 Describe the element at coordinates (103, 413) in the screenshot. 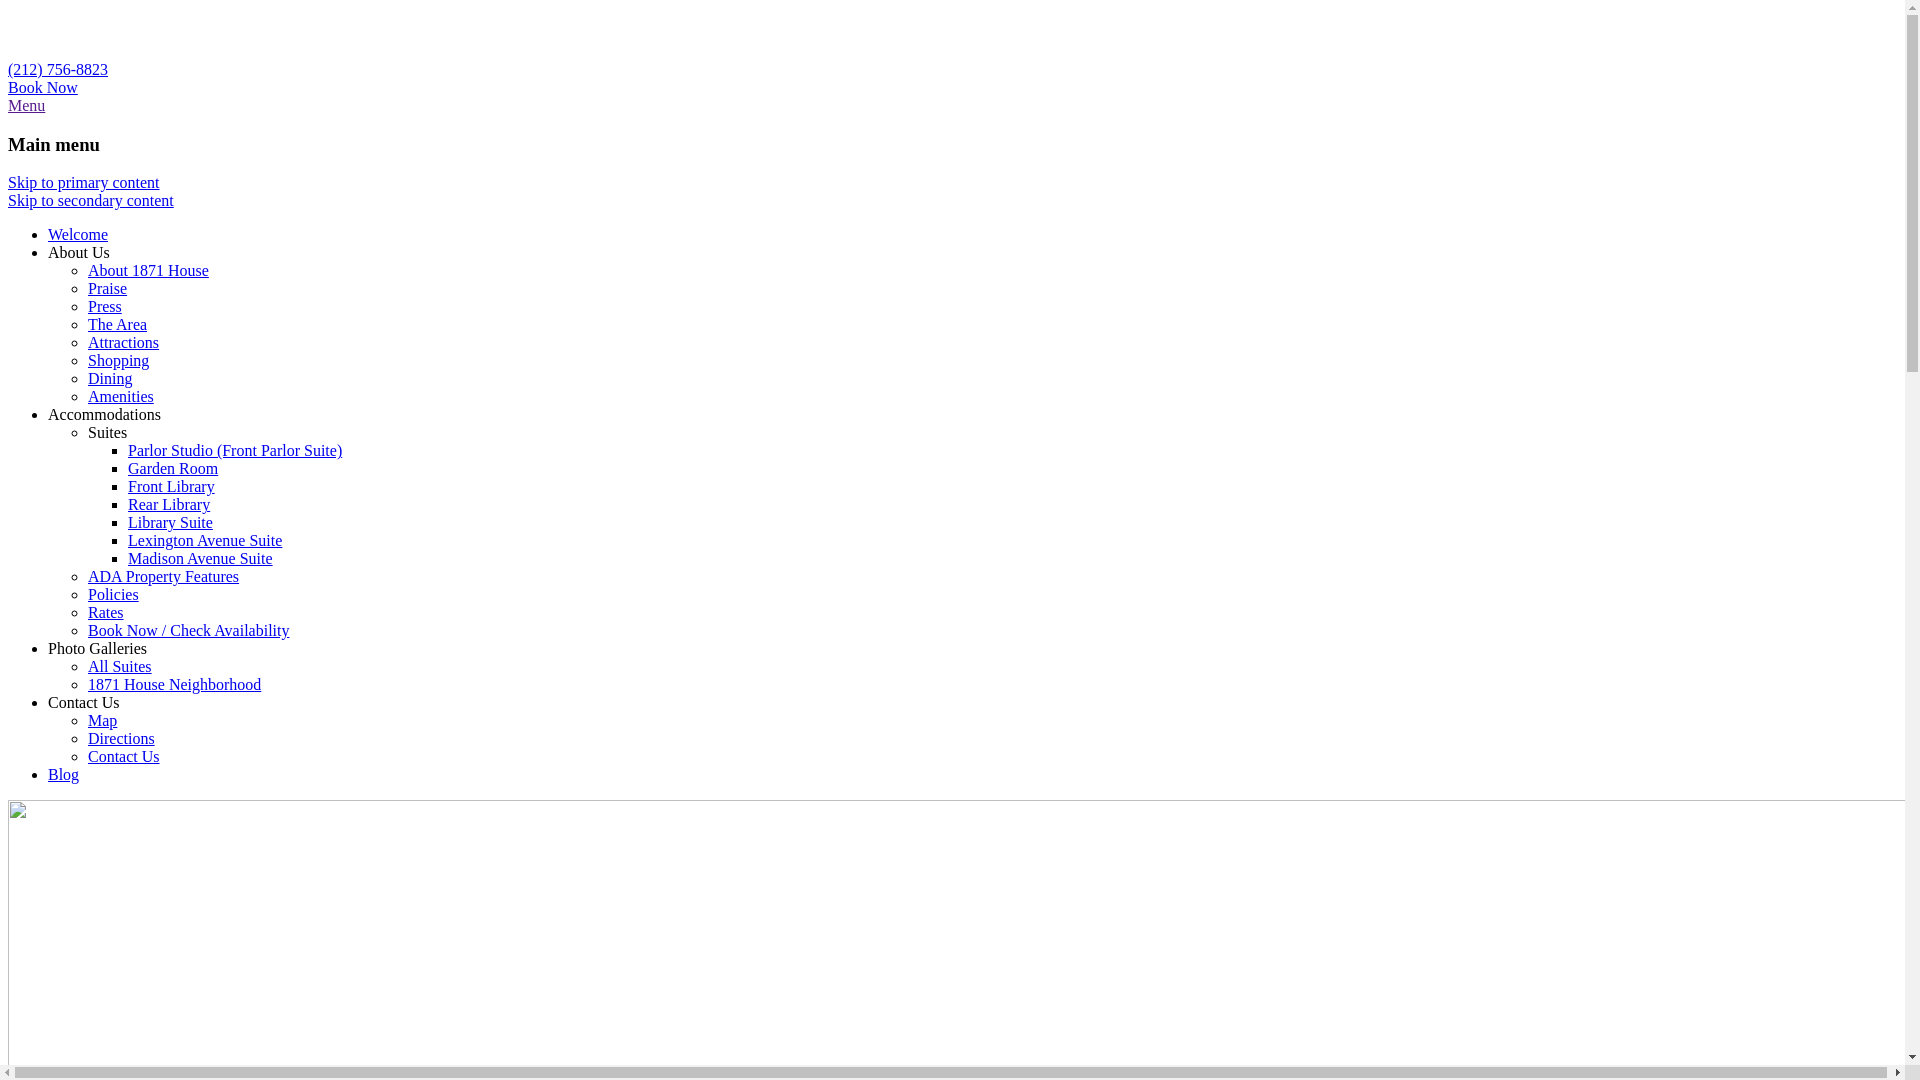

I see `'Accommodations'` at that location.